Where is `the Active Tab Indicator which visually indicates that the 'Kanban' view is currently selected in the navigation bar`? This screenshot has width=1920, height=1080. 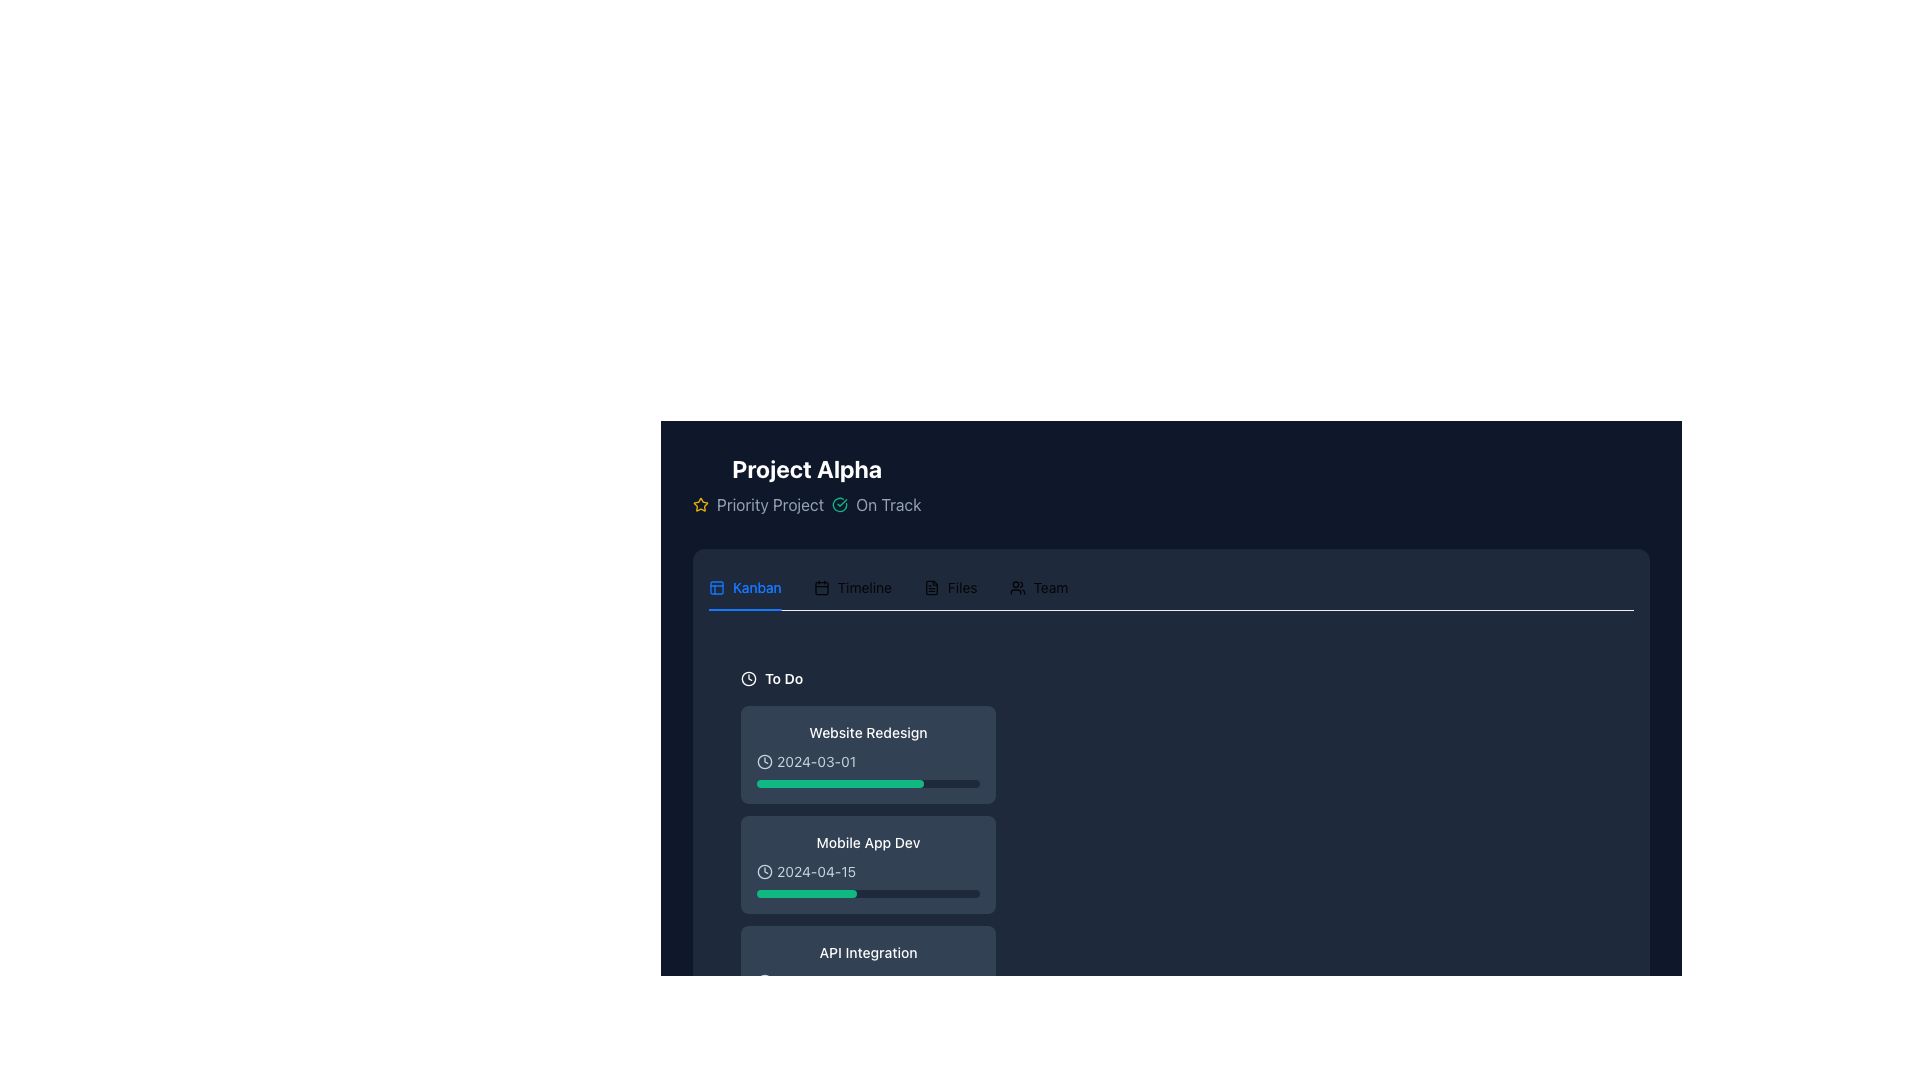
the Active Tab Indicator which visually indicates that the 'Kanban' view is currently selected in the navigation bar is located at coordinates (744, 608).